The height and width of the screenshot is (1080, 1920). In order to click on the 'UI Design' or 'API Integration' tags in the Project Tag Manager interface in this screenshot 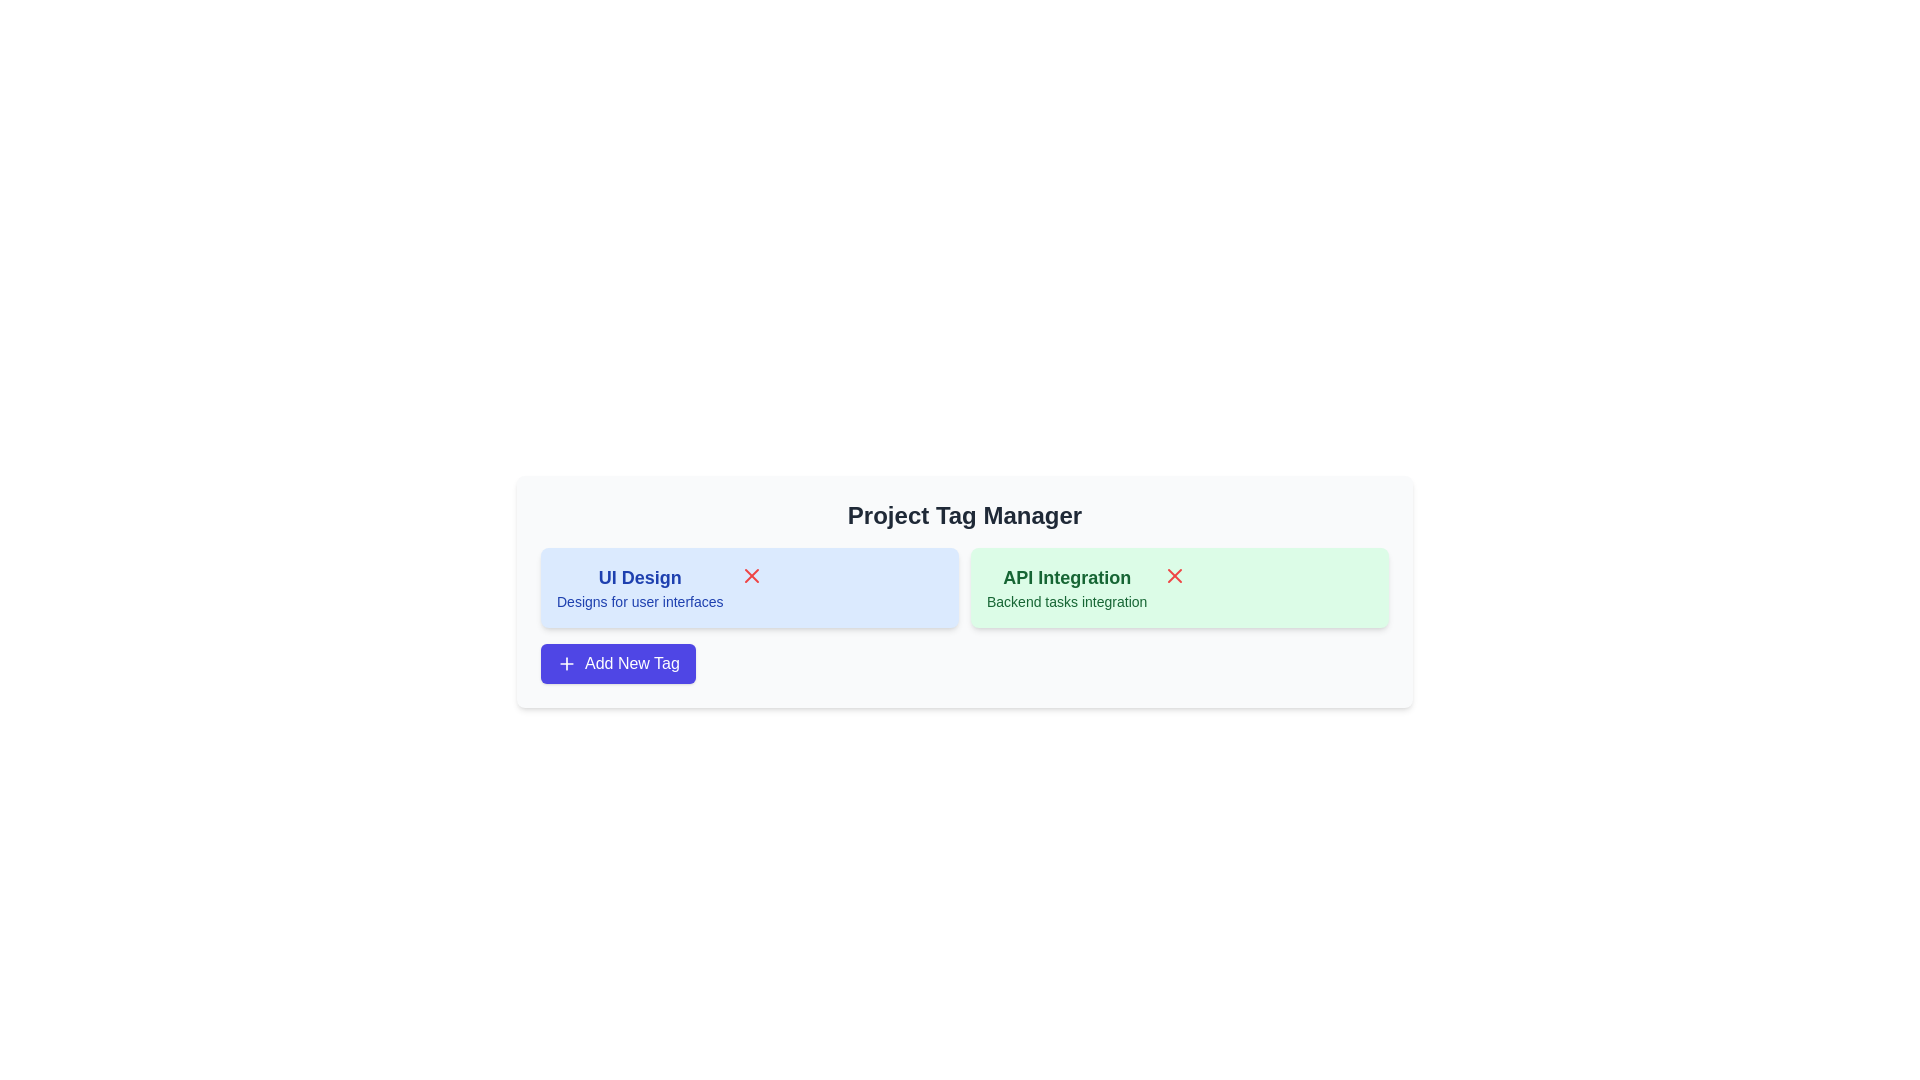, I will do `click(964, 590)`.